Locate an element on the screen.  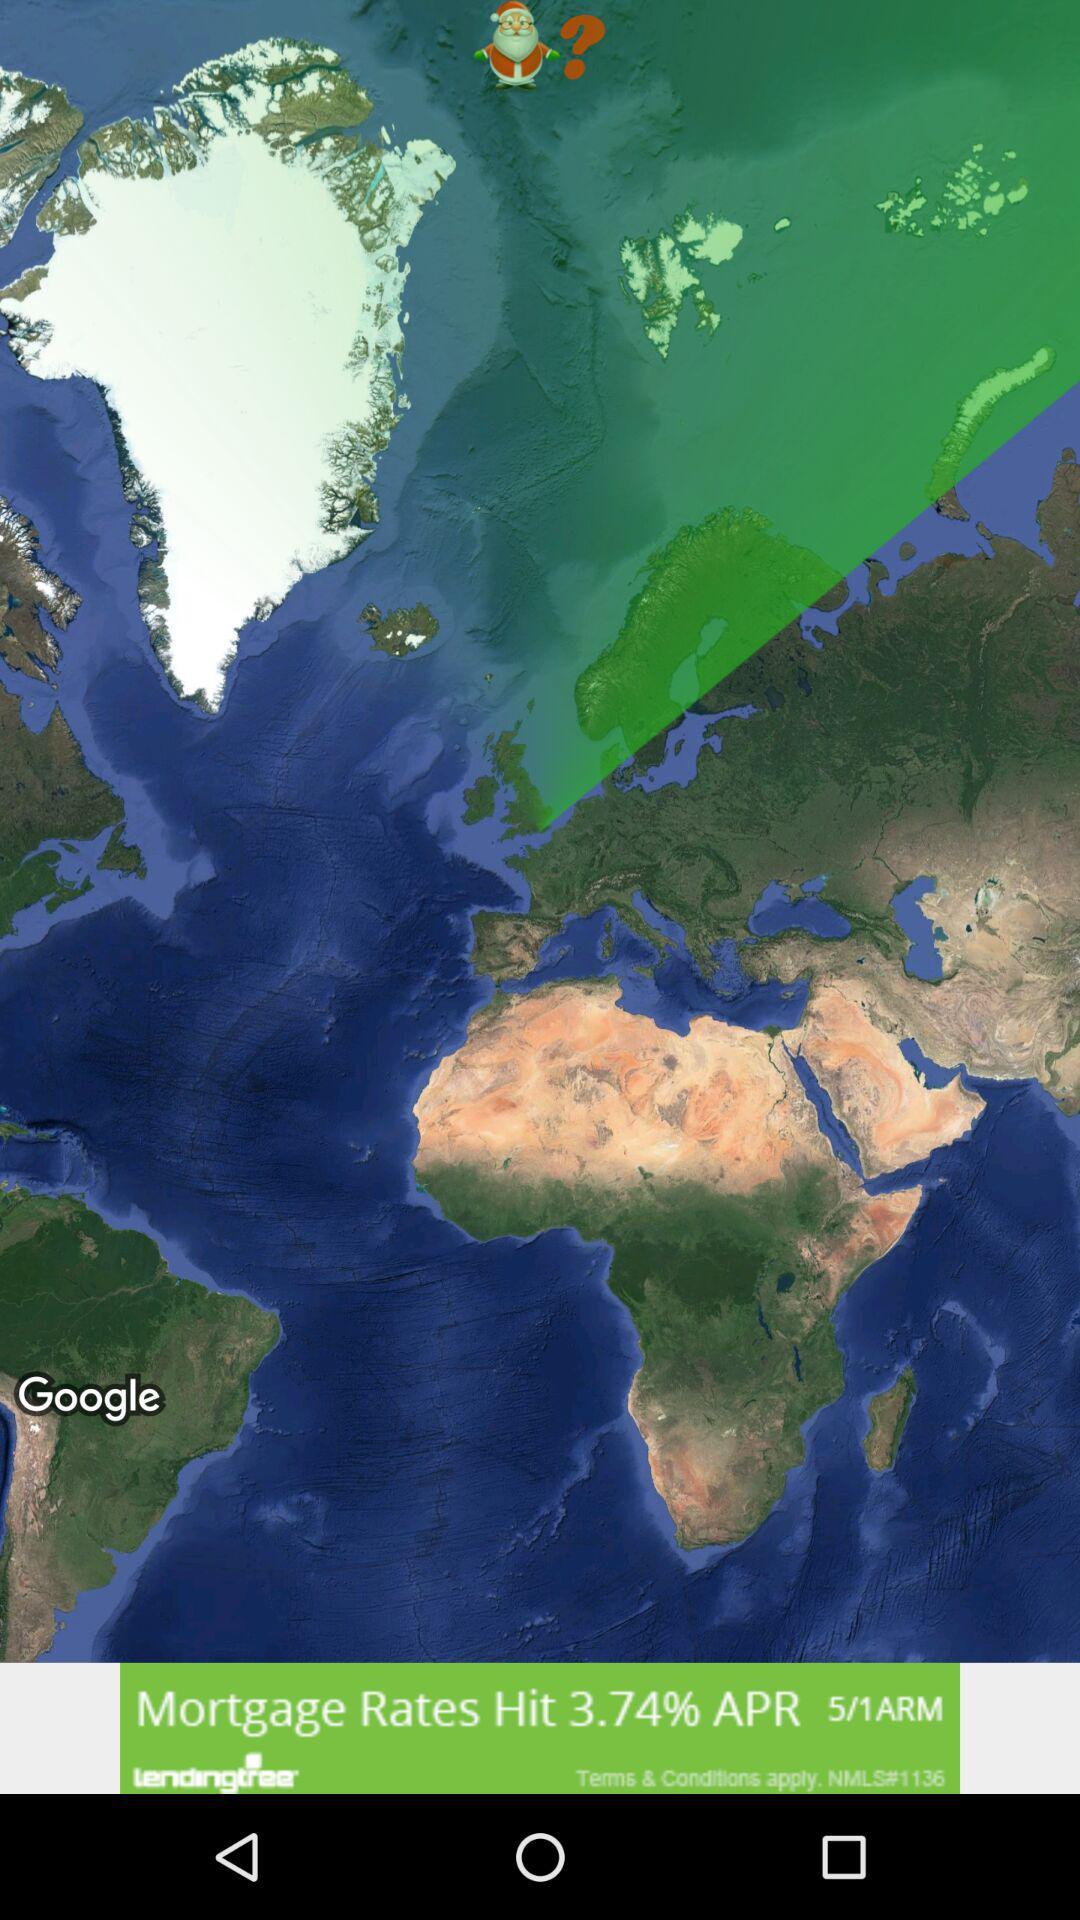
advertisement is located at coordinates (540, 1727).